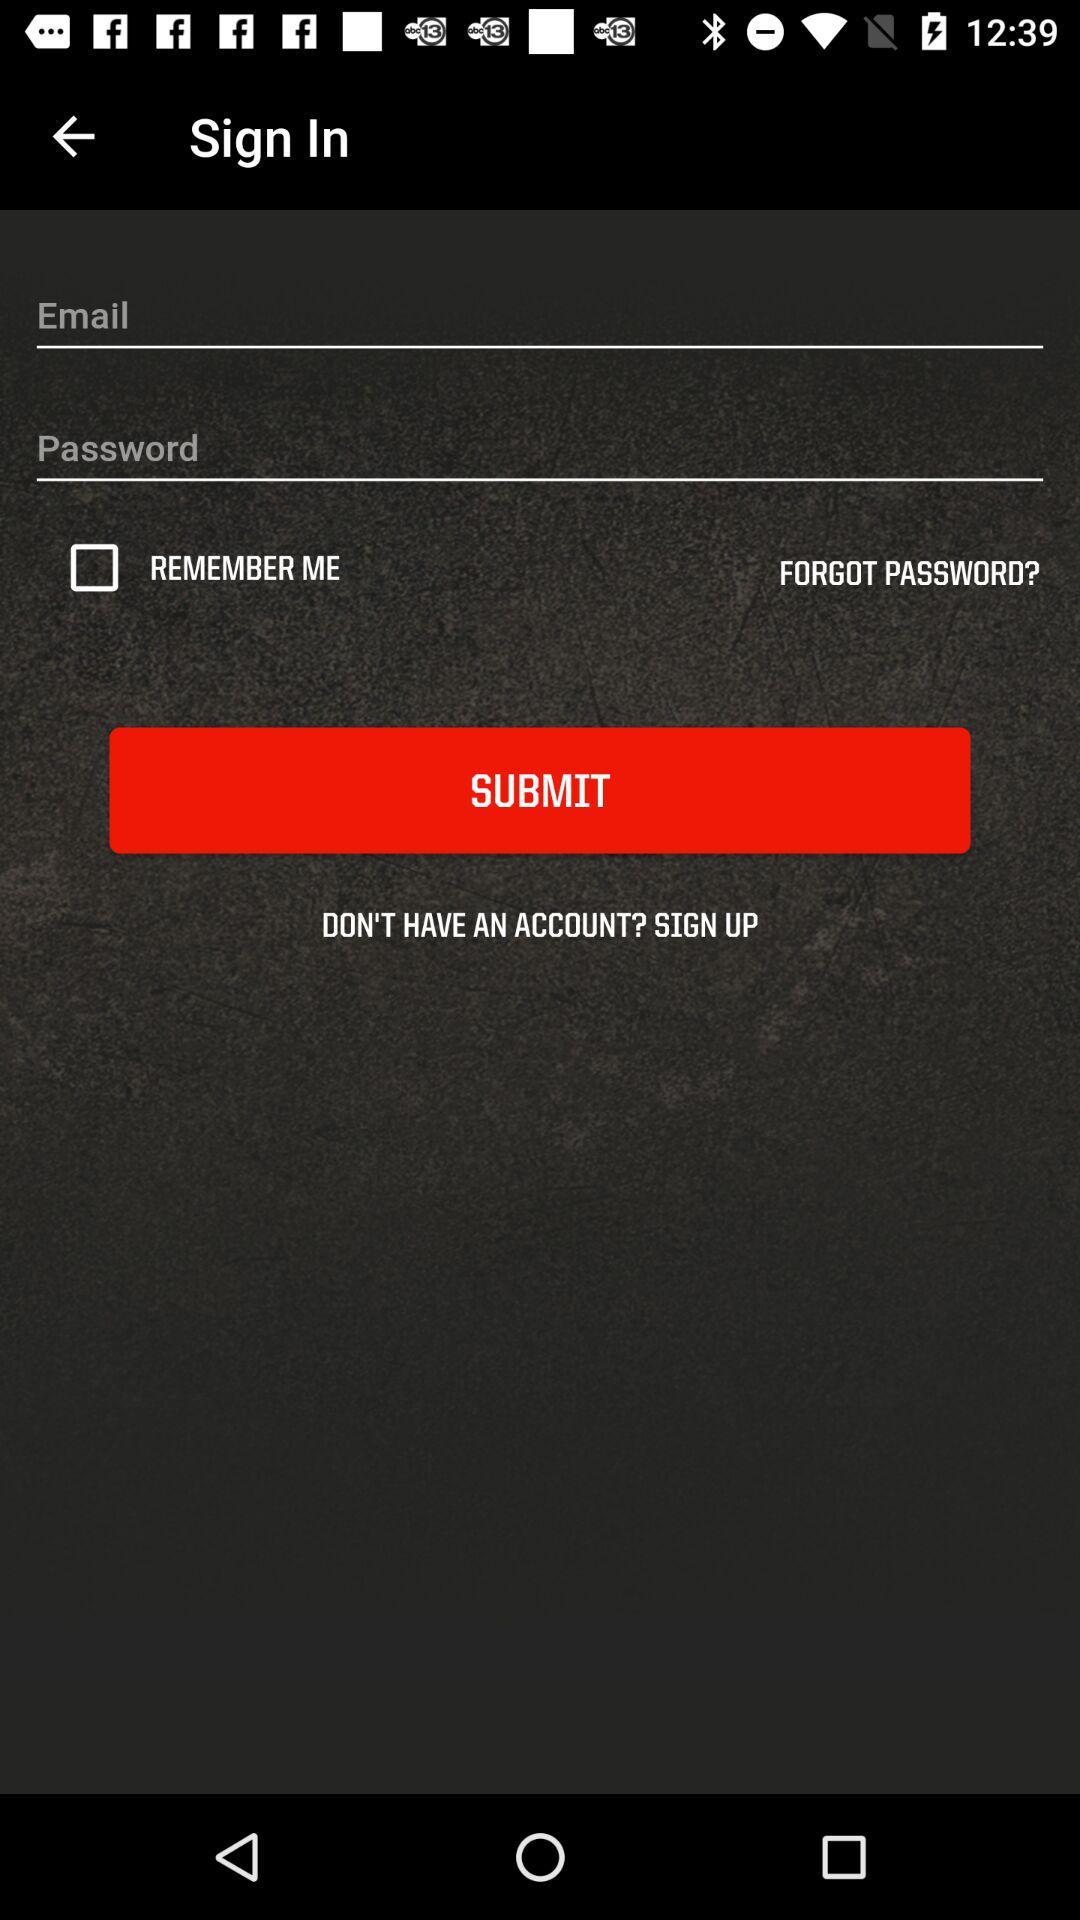 This screenshot has height=1920, width=1080. Describe the element at coordinates (101, 566) in the screenshot. I see `icon above the submit` at that location.